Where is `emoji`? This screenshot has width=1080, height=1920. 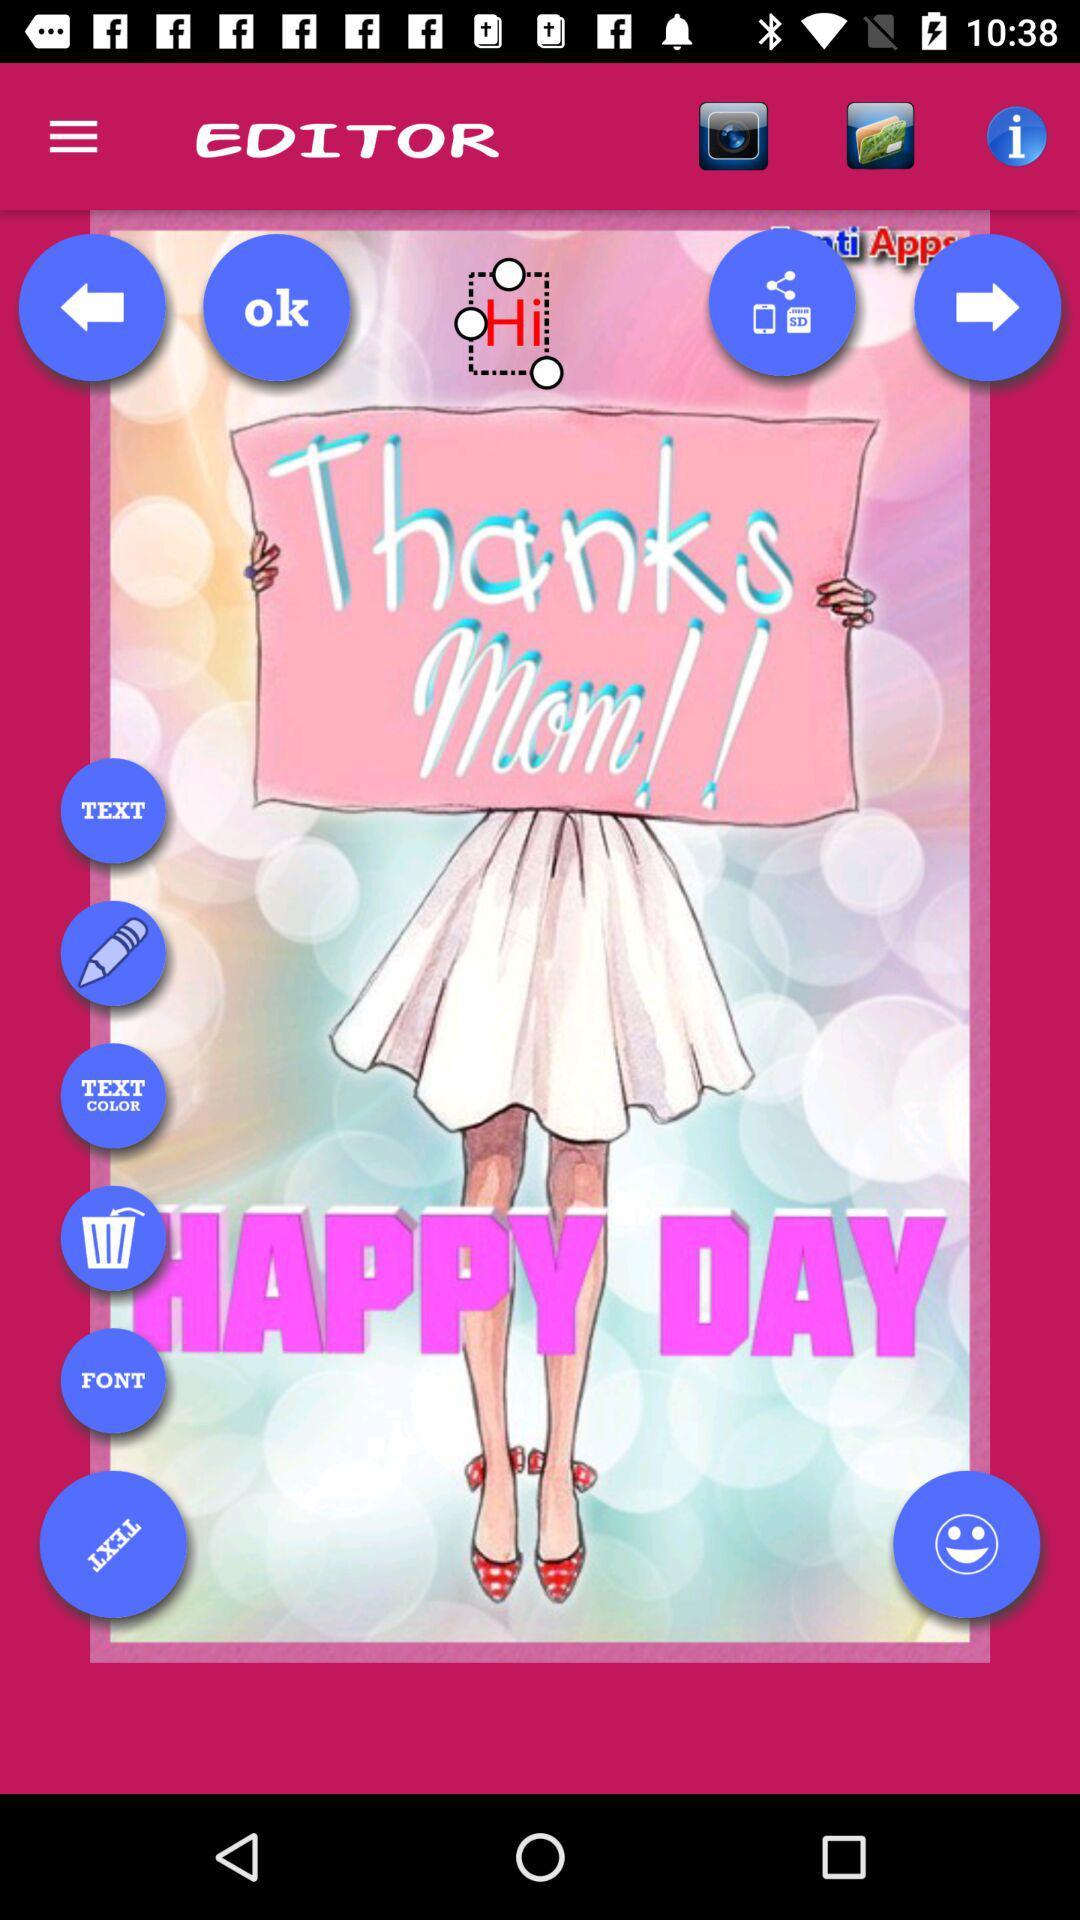 emoji is located at coordinates (965, 1543).